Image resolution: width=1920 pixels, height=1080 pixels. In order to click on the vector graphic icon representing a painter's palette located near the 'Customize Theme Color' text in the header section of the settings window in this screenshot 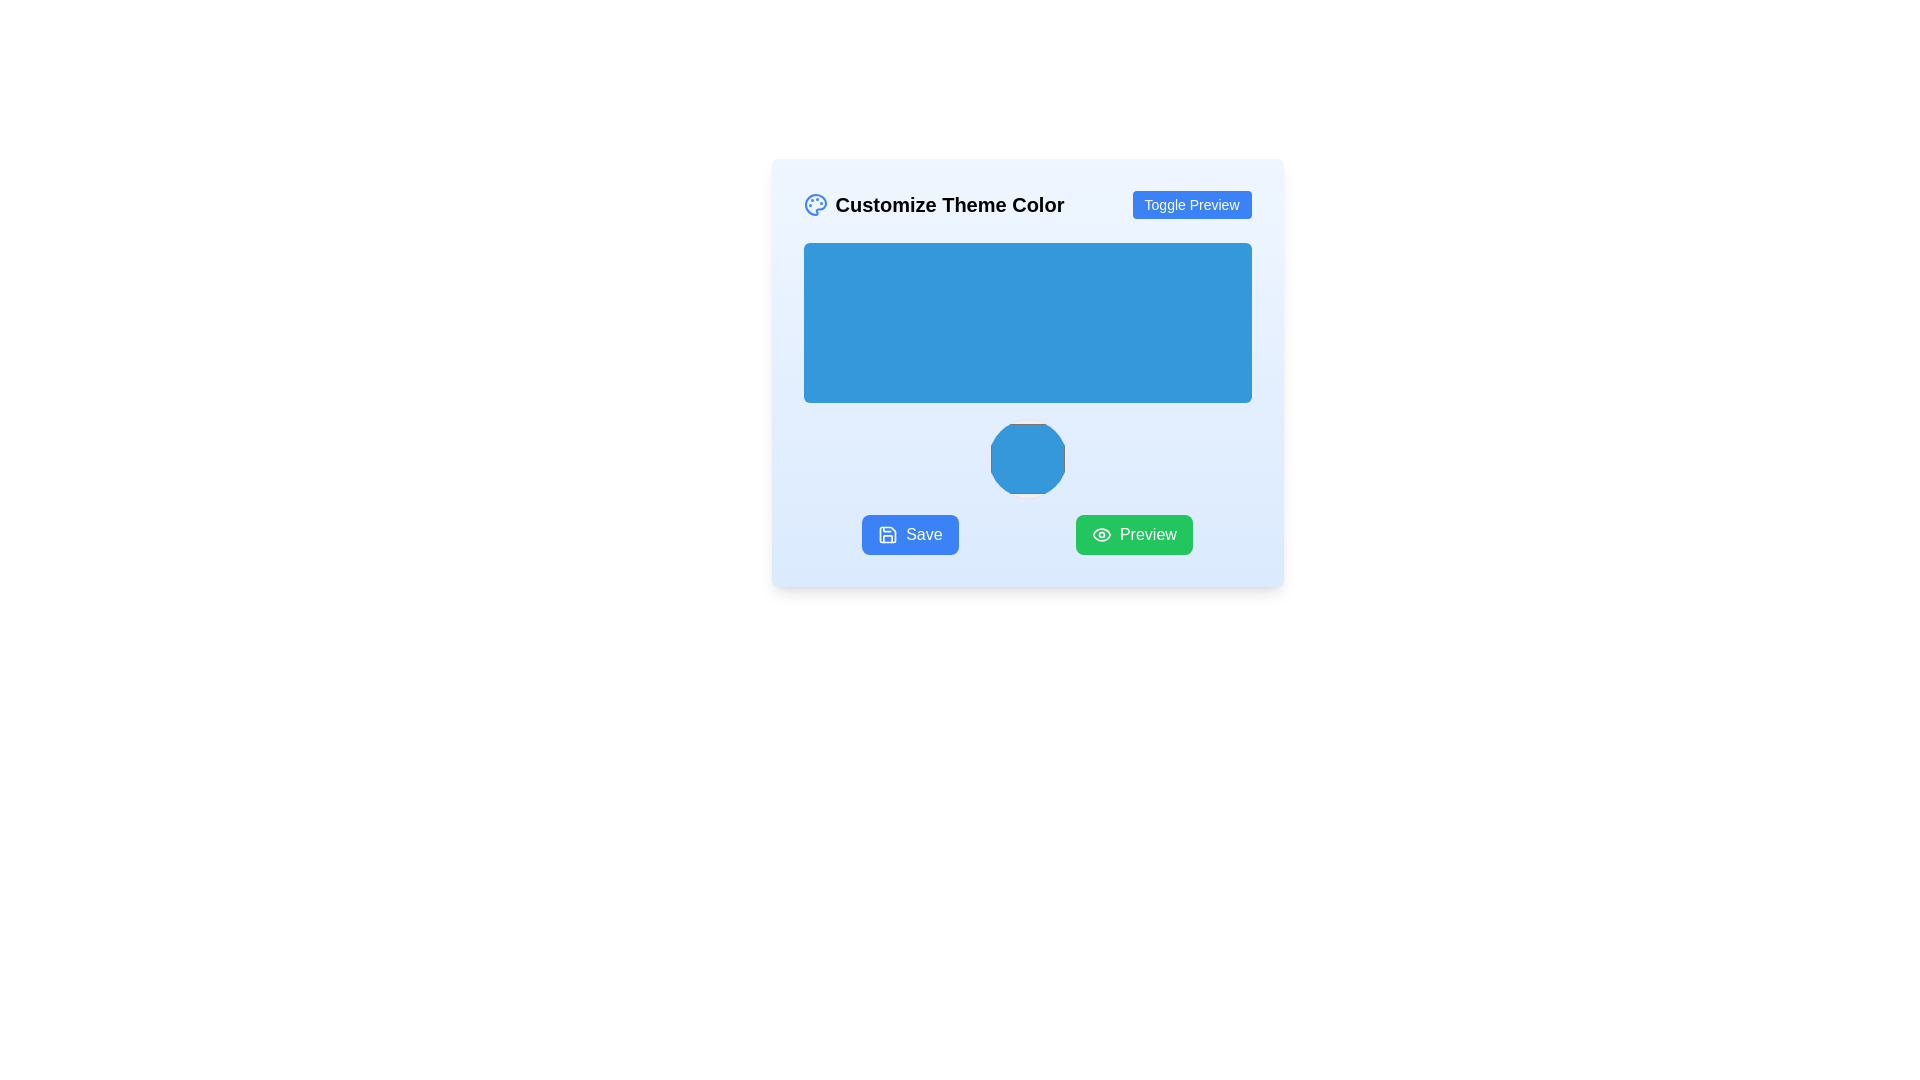, I will do `click(815, 204)`.